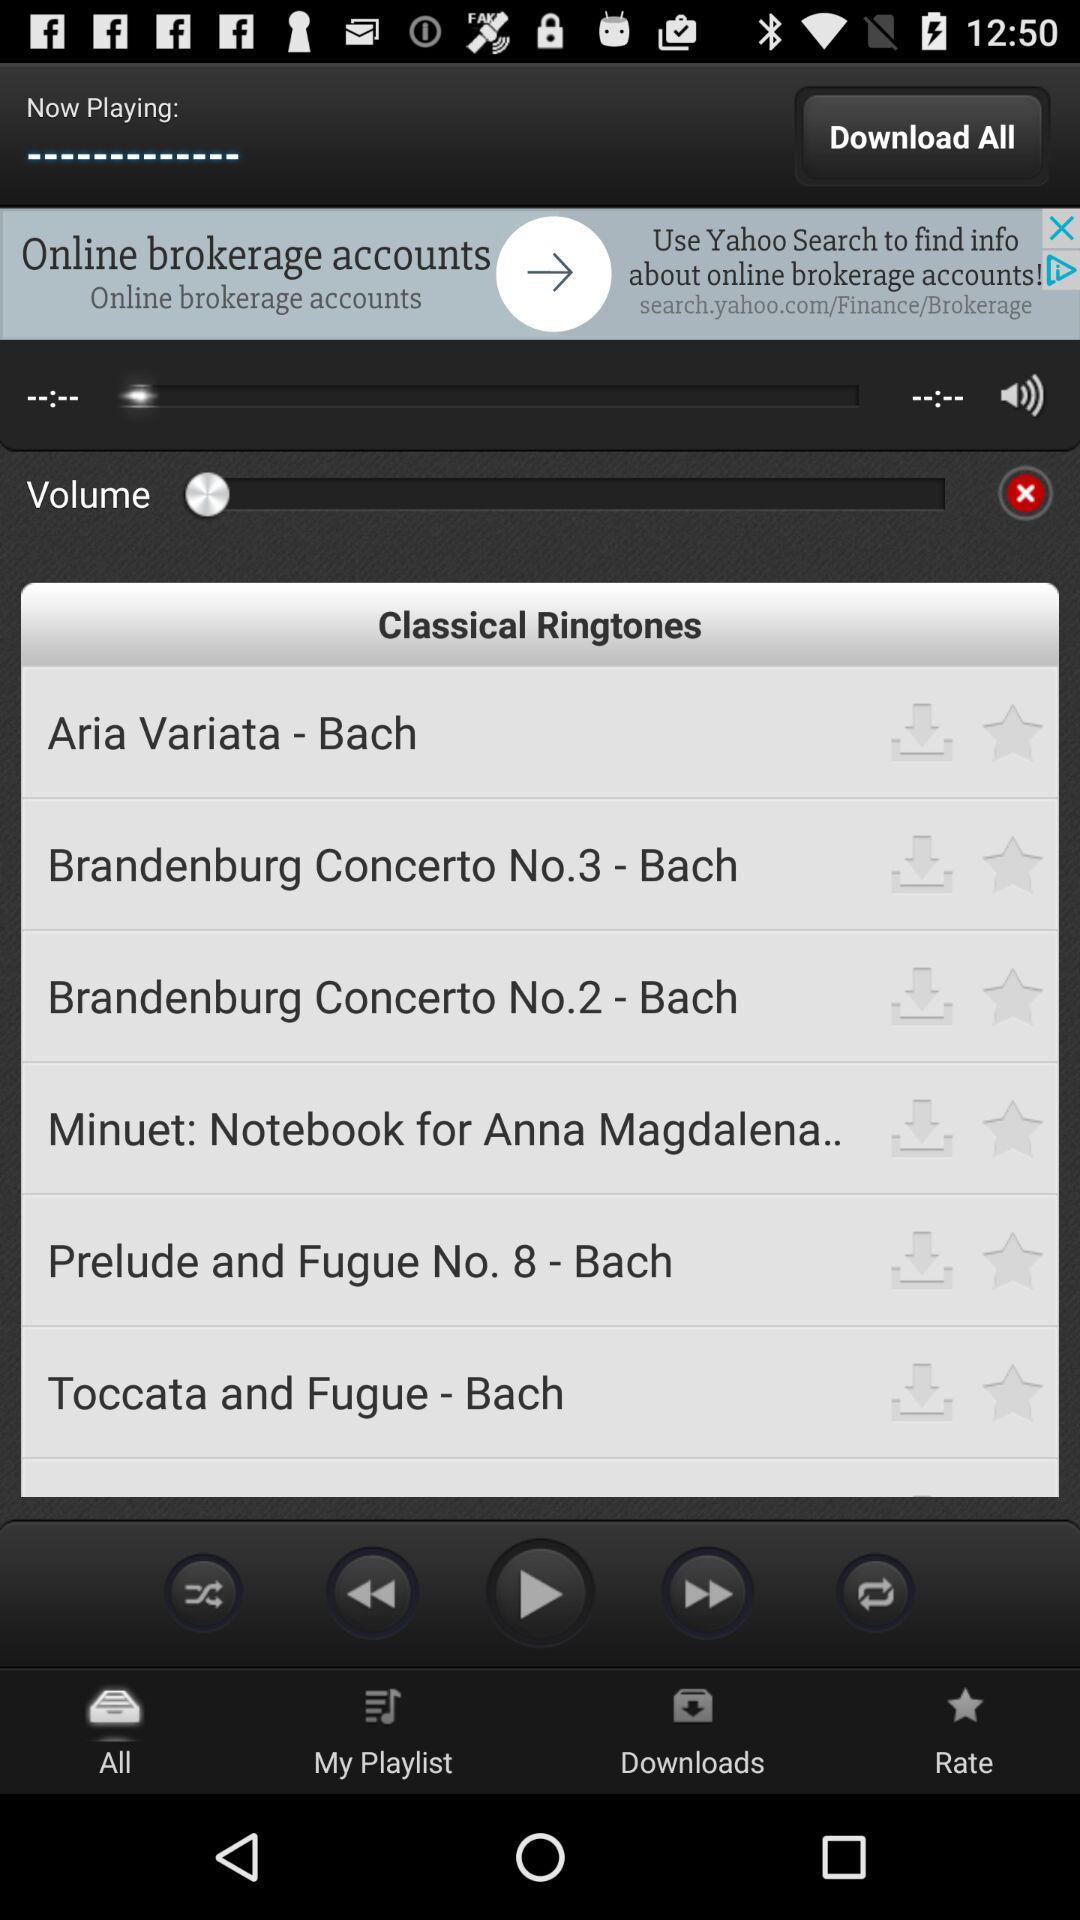 The width and height of the screenshot is (1080, 1920). Describe the element at coordinates (874, 1591) in the screenshot. I see `repeat` at that location.